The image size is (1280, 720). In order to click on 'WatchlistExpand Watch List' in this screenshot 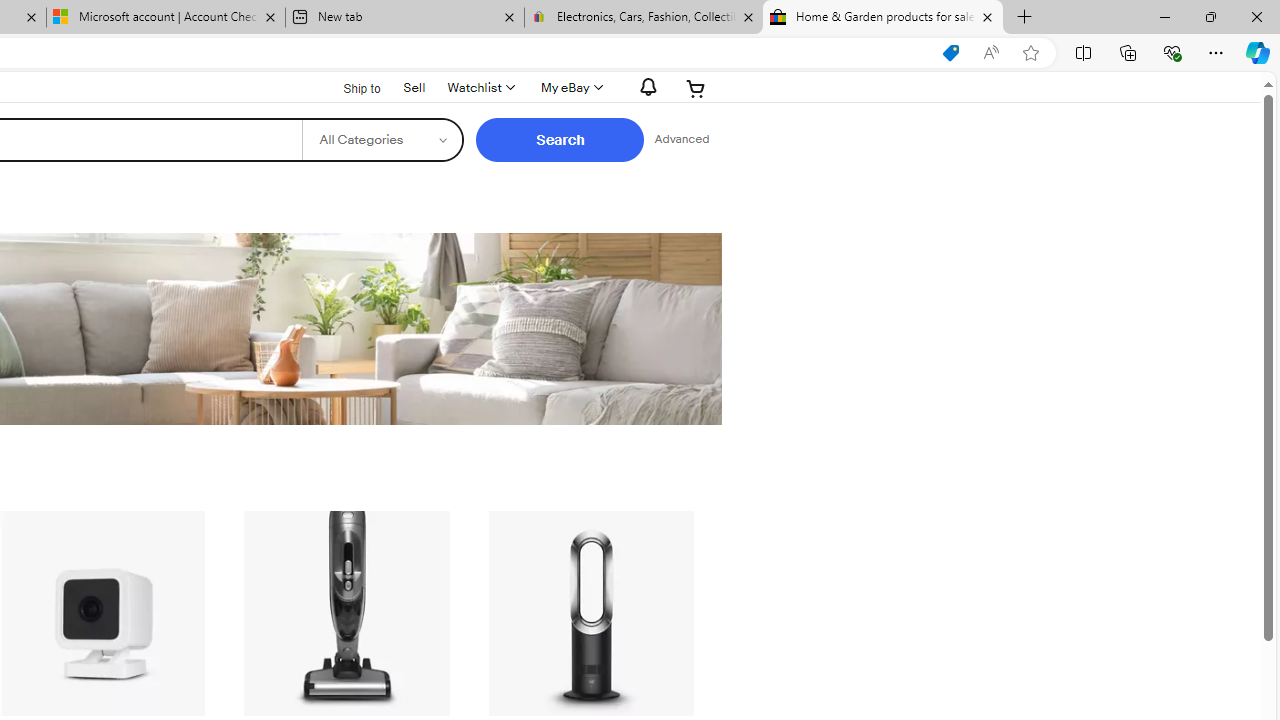, I will do `click(480, 87)`.